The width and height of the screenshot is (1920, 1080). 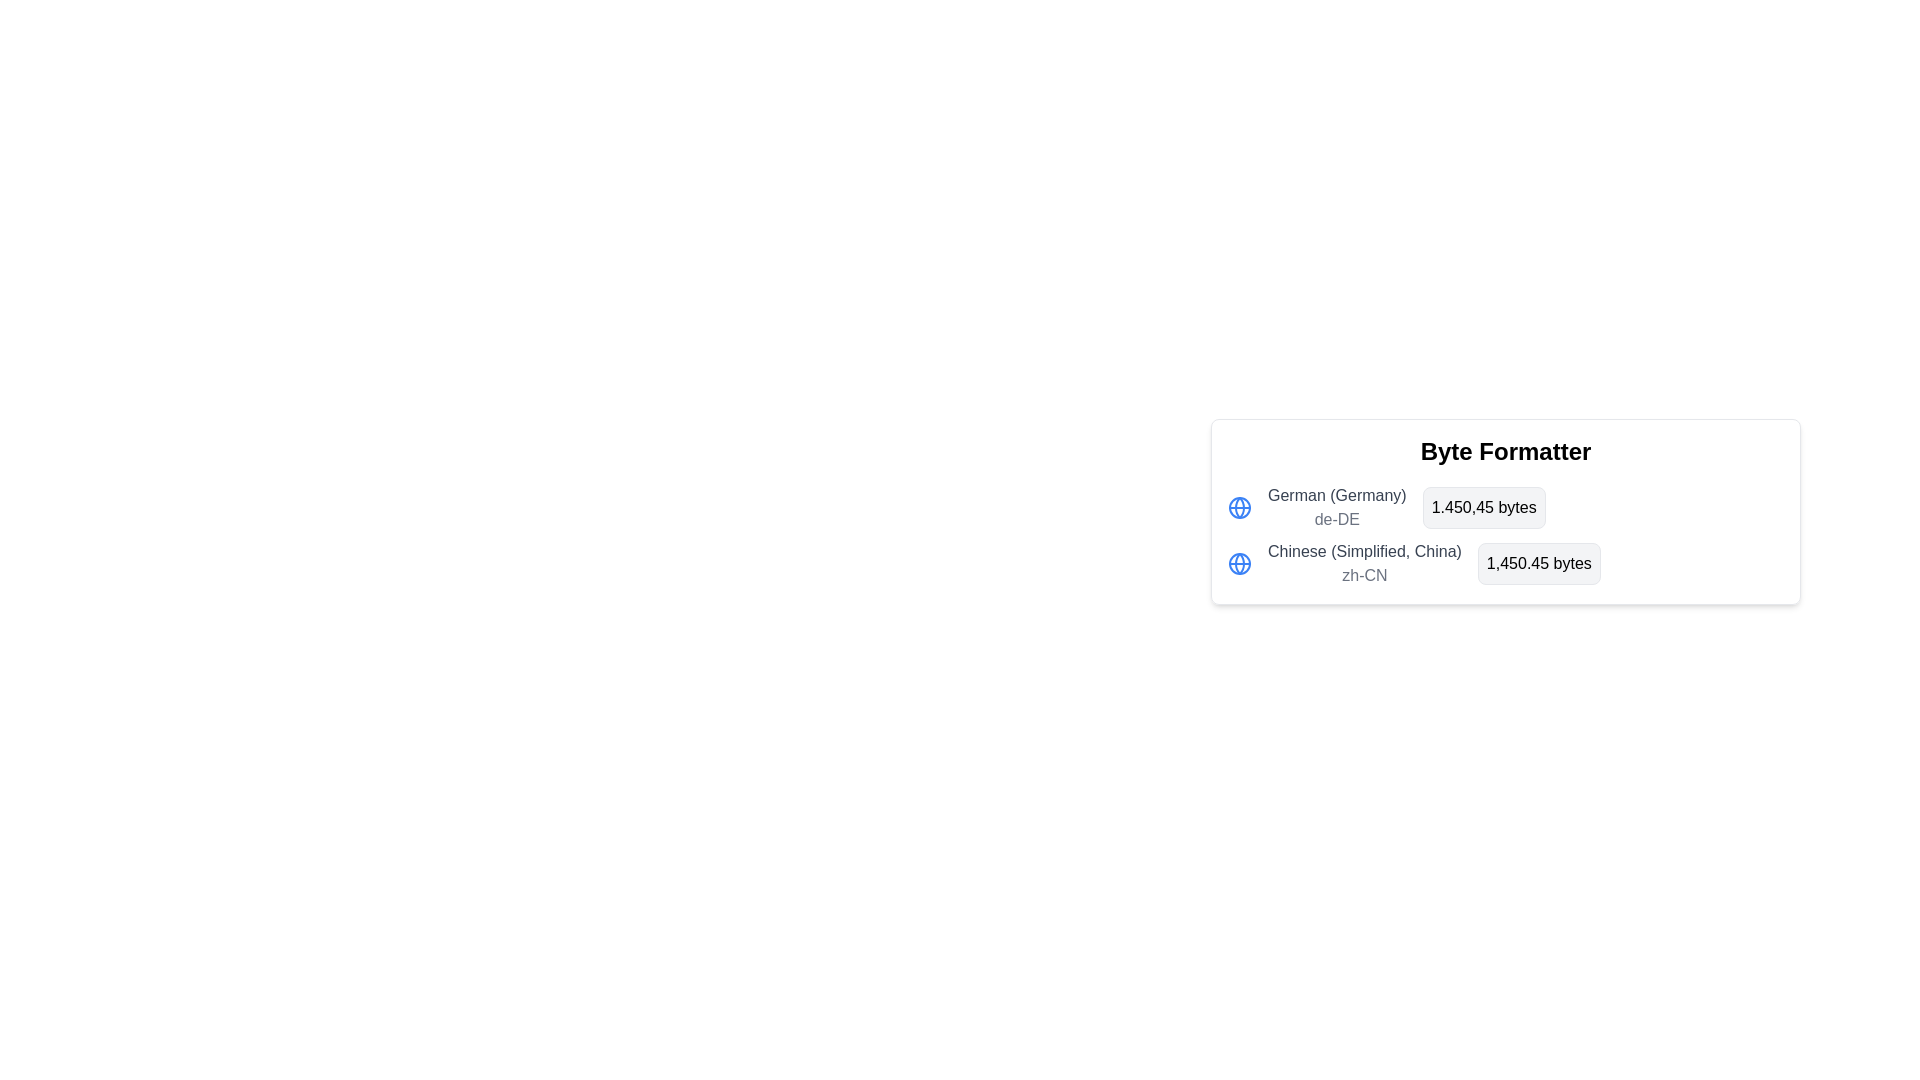 I want to click on the SVG globe icon located at the leftmost side of the 'Chinese (Simplified, China) zh-CN 1,450.45 bytes' section, so click(x=1238, y=563).